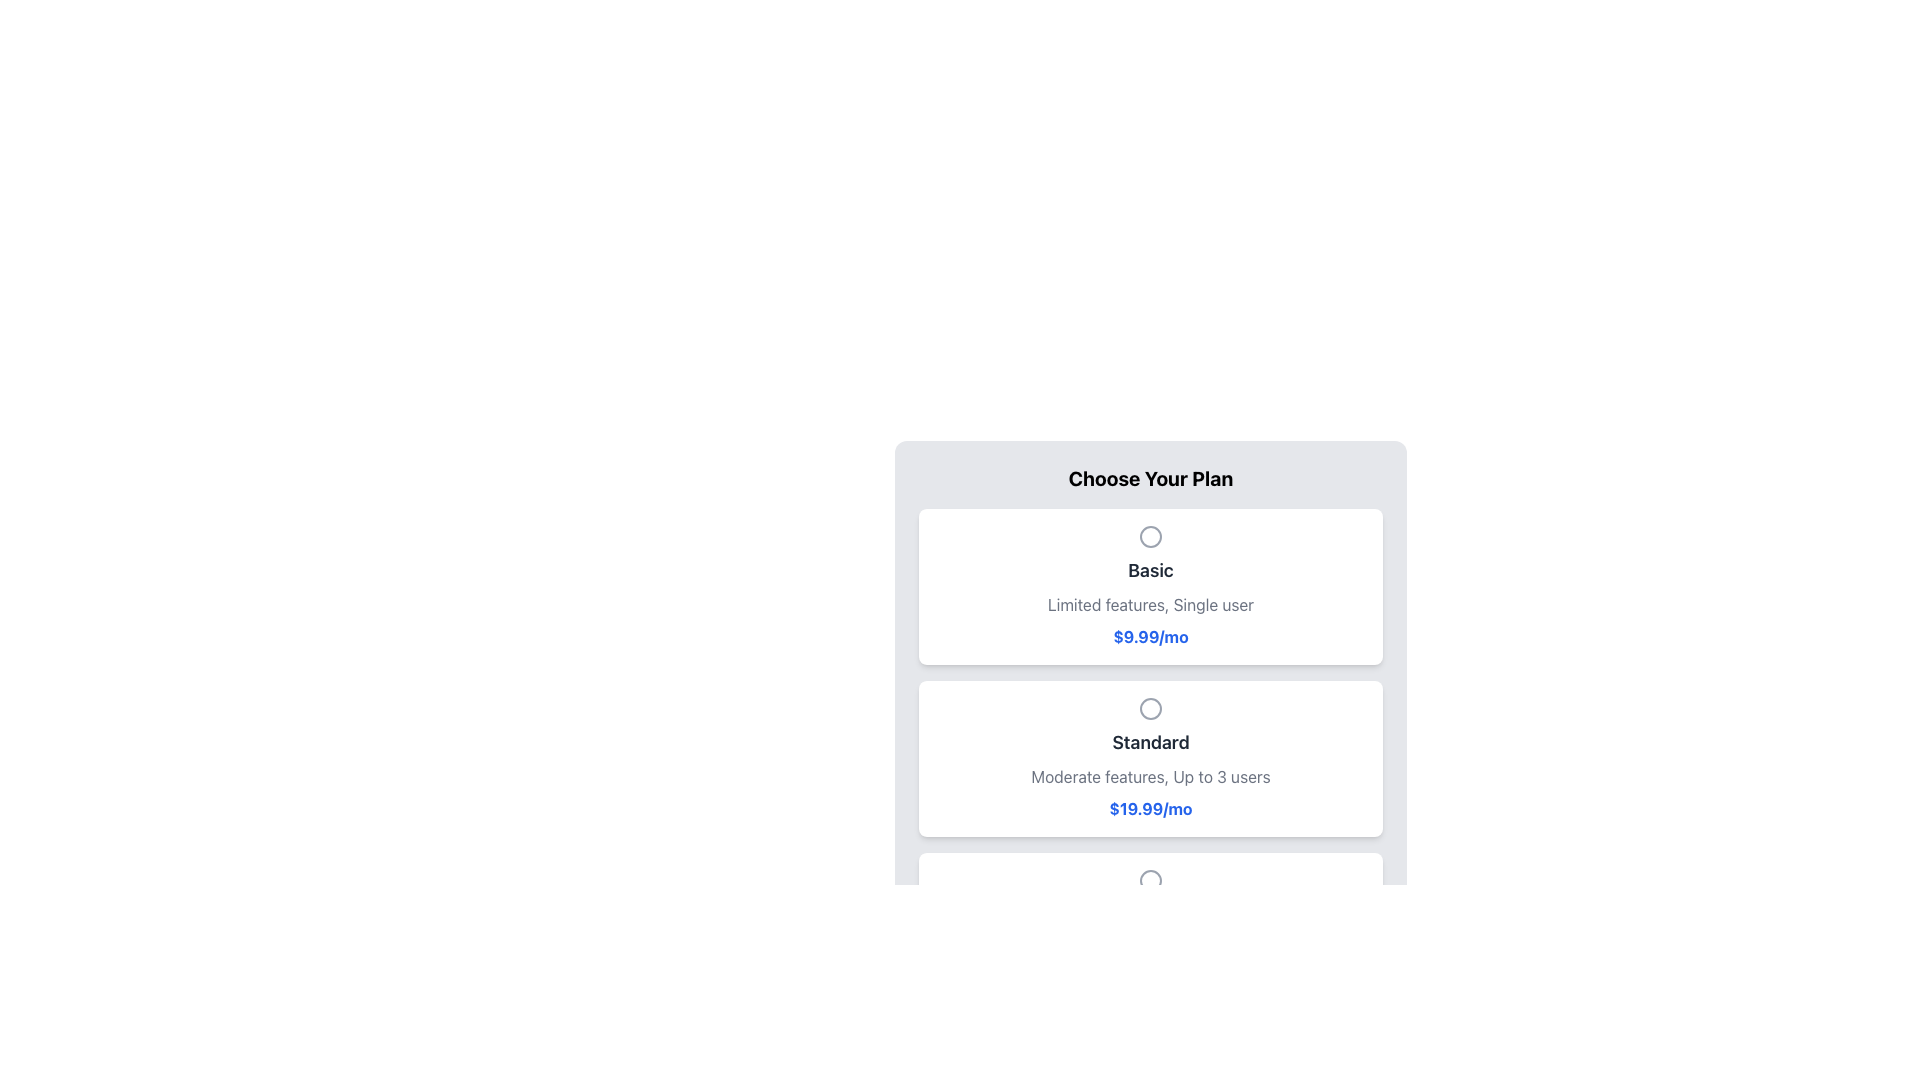 Image resolution: width=1920 pixels, height=1080 pixels. What do you see at coordinates (1151, 535) in the screenshot?
I see `the inner circular shape that indicates the current selection in the 'Basic' plan section` at bounding box center [1151, 535].